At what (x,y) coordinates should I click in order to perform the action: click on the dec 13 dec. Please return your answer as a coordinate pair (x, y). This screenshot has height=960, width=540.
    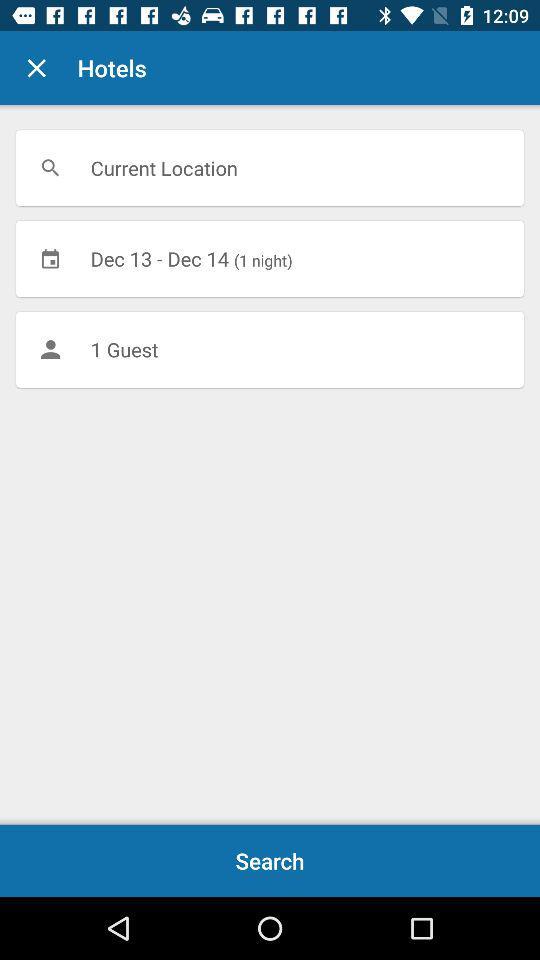
    Looking at the image, I should click on (270, 257).